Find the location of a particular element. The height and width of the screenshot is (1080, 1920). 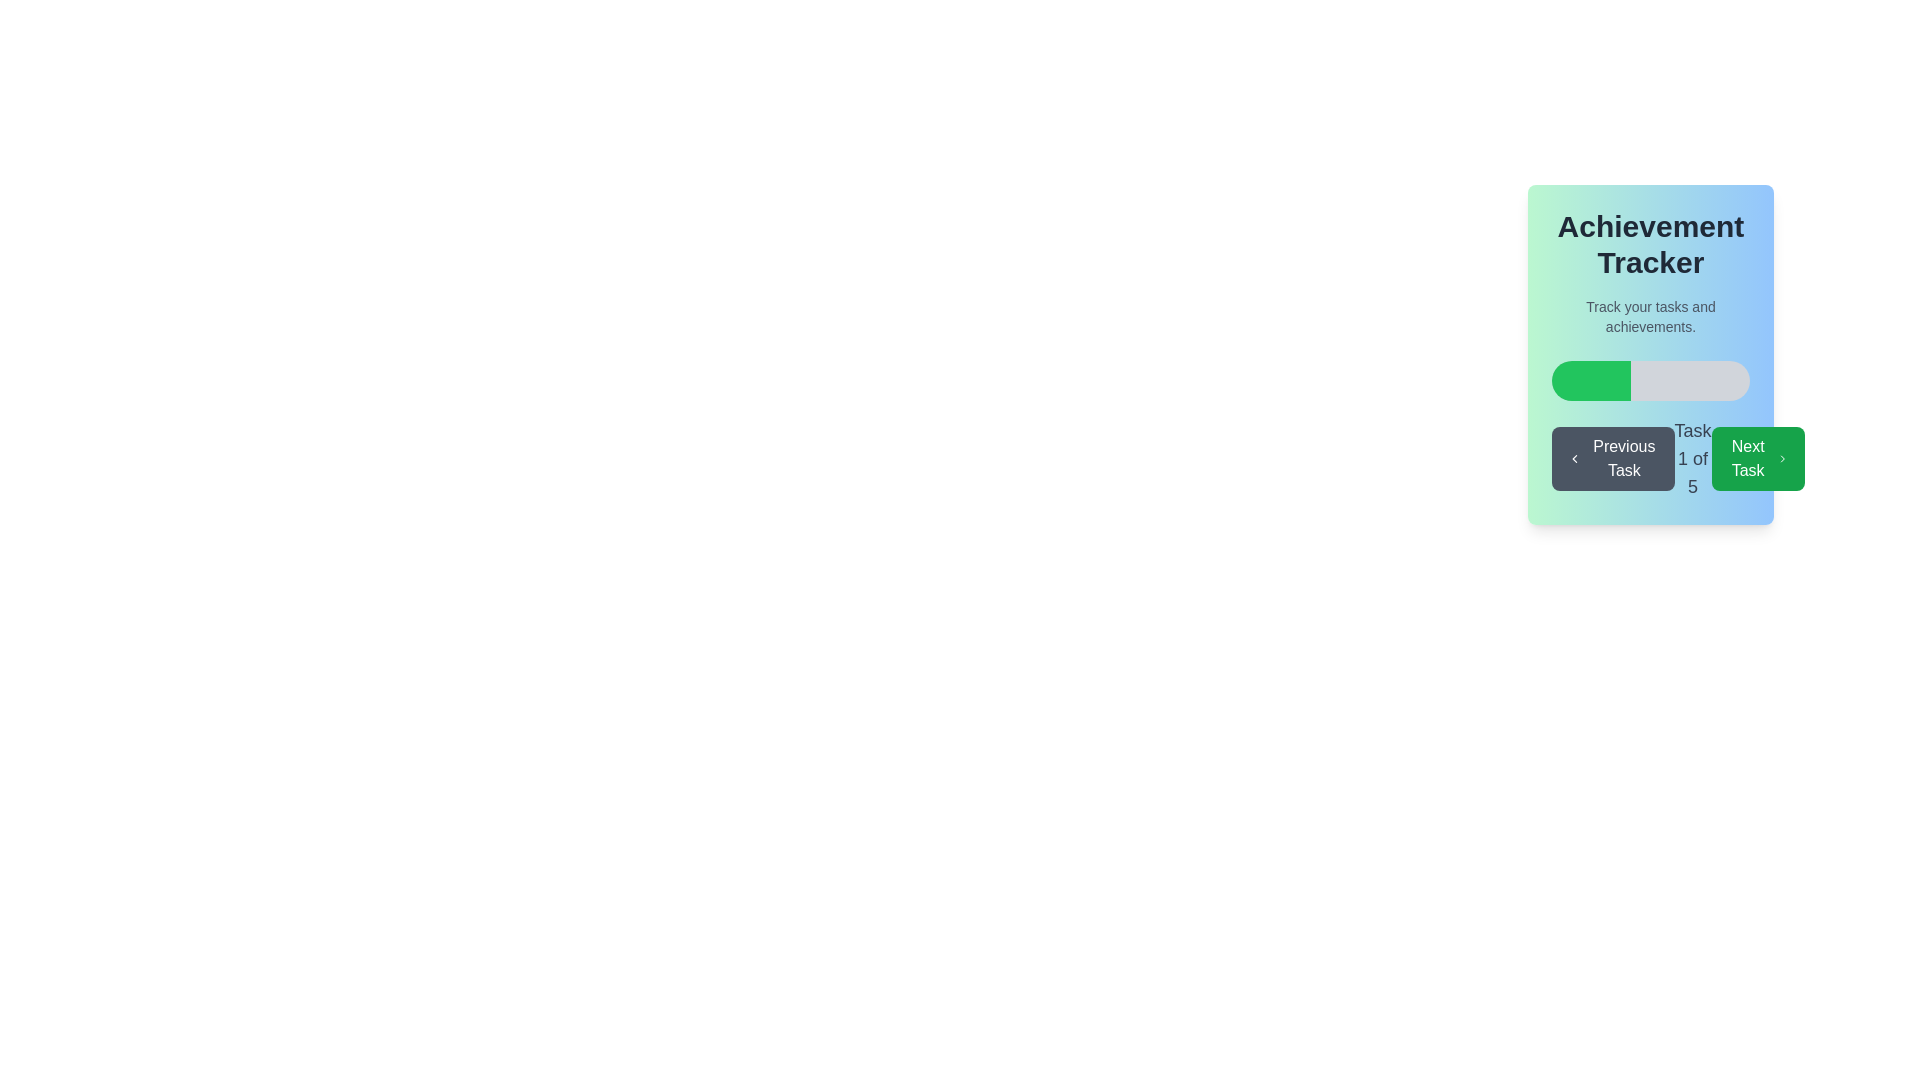

the static text block that contains the content 'Track your tasks and achievements.' which is located beneath the heading 'Achievement Tracker' is located at coordinates (1651, 315).